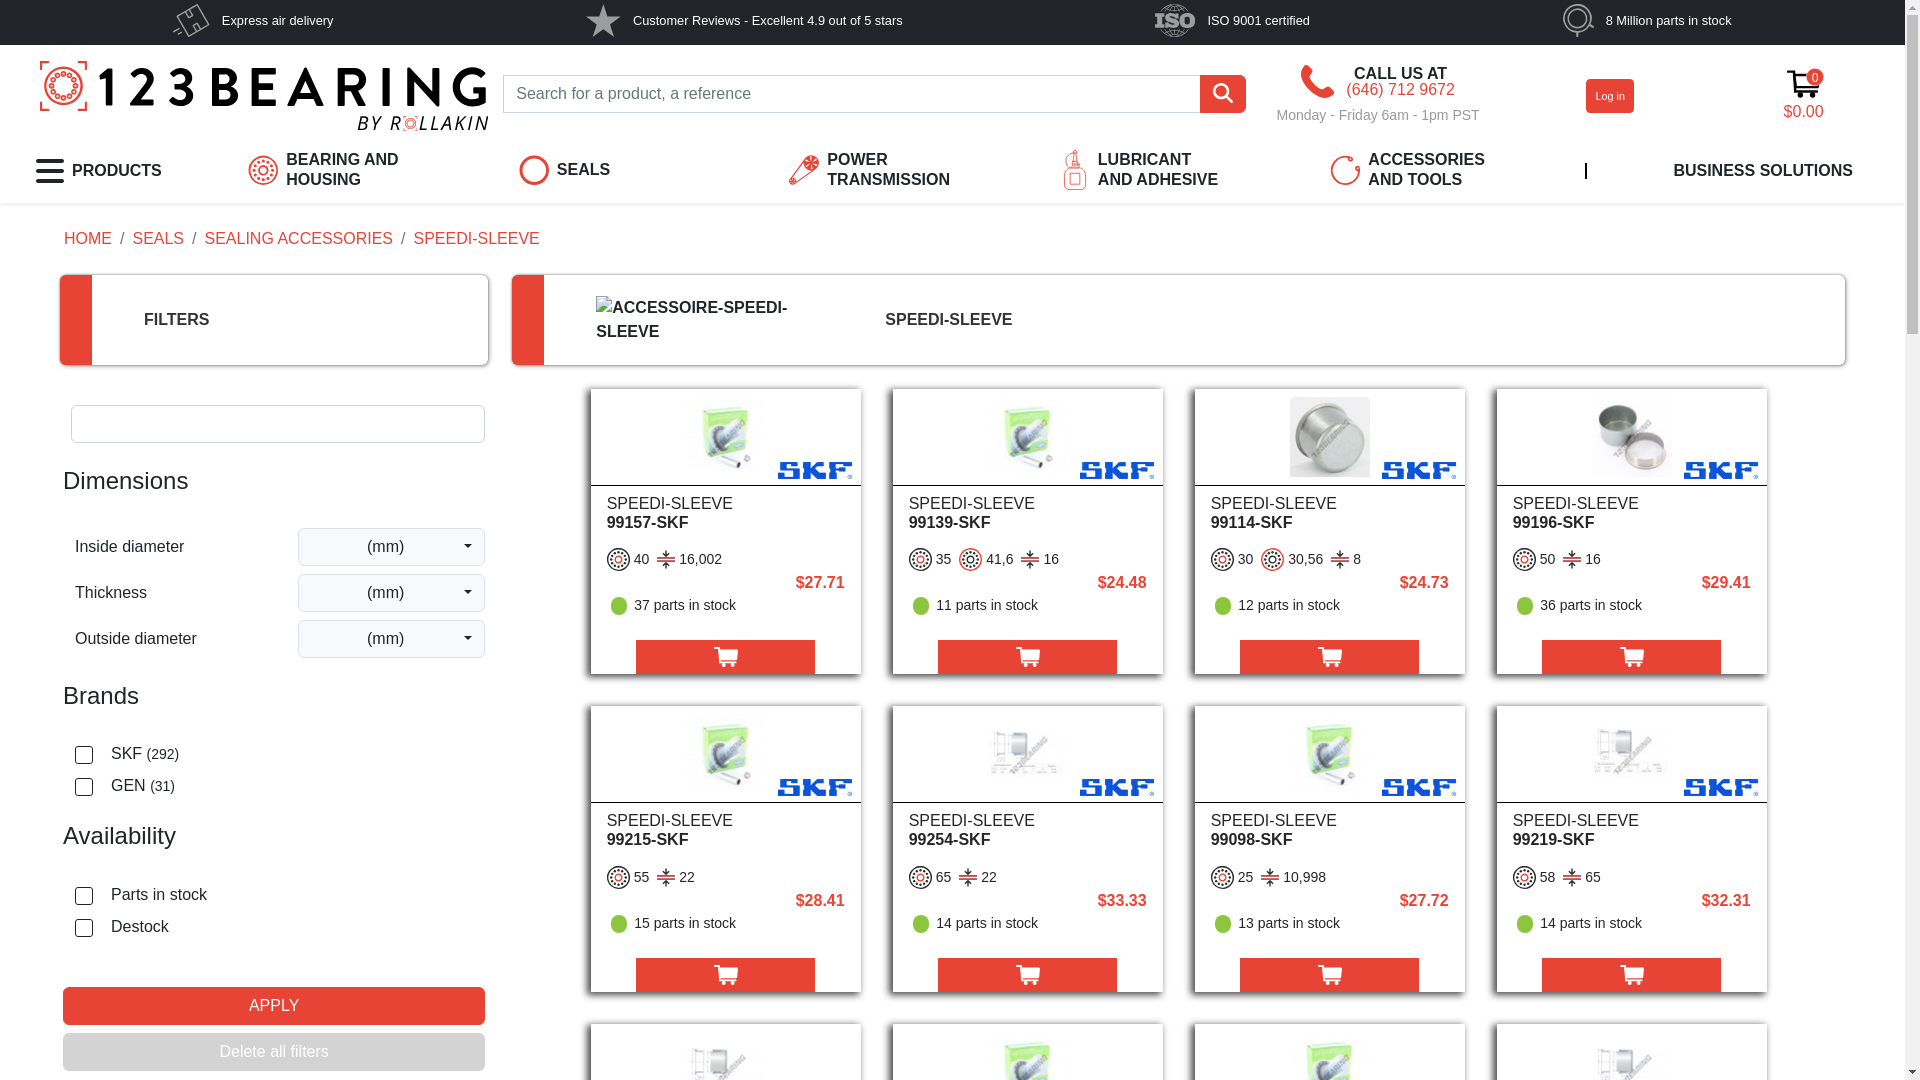 The width and height of the screenshot is (1920, 1080). Describe the element at coordinates (873, 169) in the screenshot. I see `'POWER TRANSMISSION'` at that location.